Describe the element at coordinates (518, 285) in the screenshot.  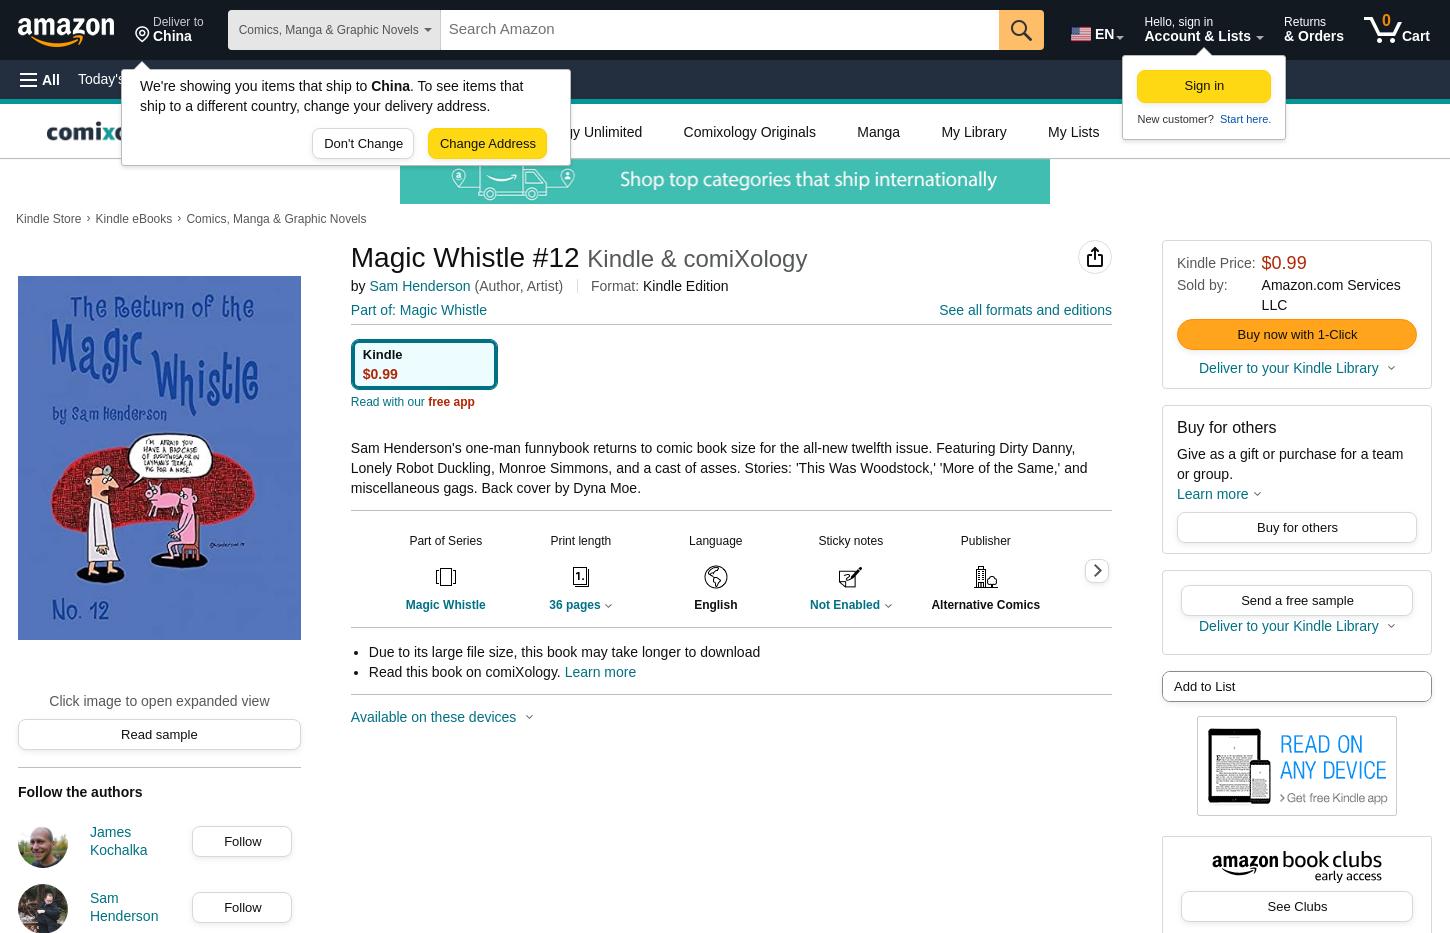
I see `'(Author, Artist)'` at that location.